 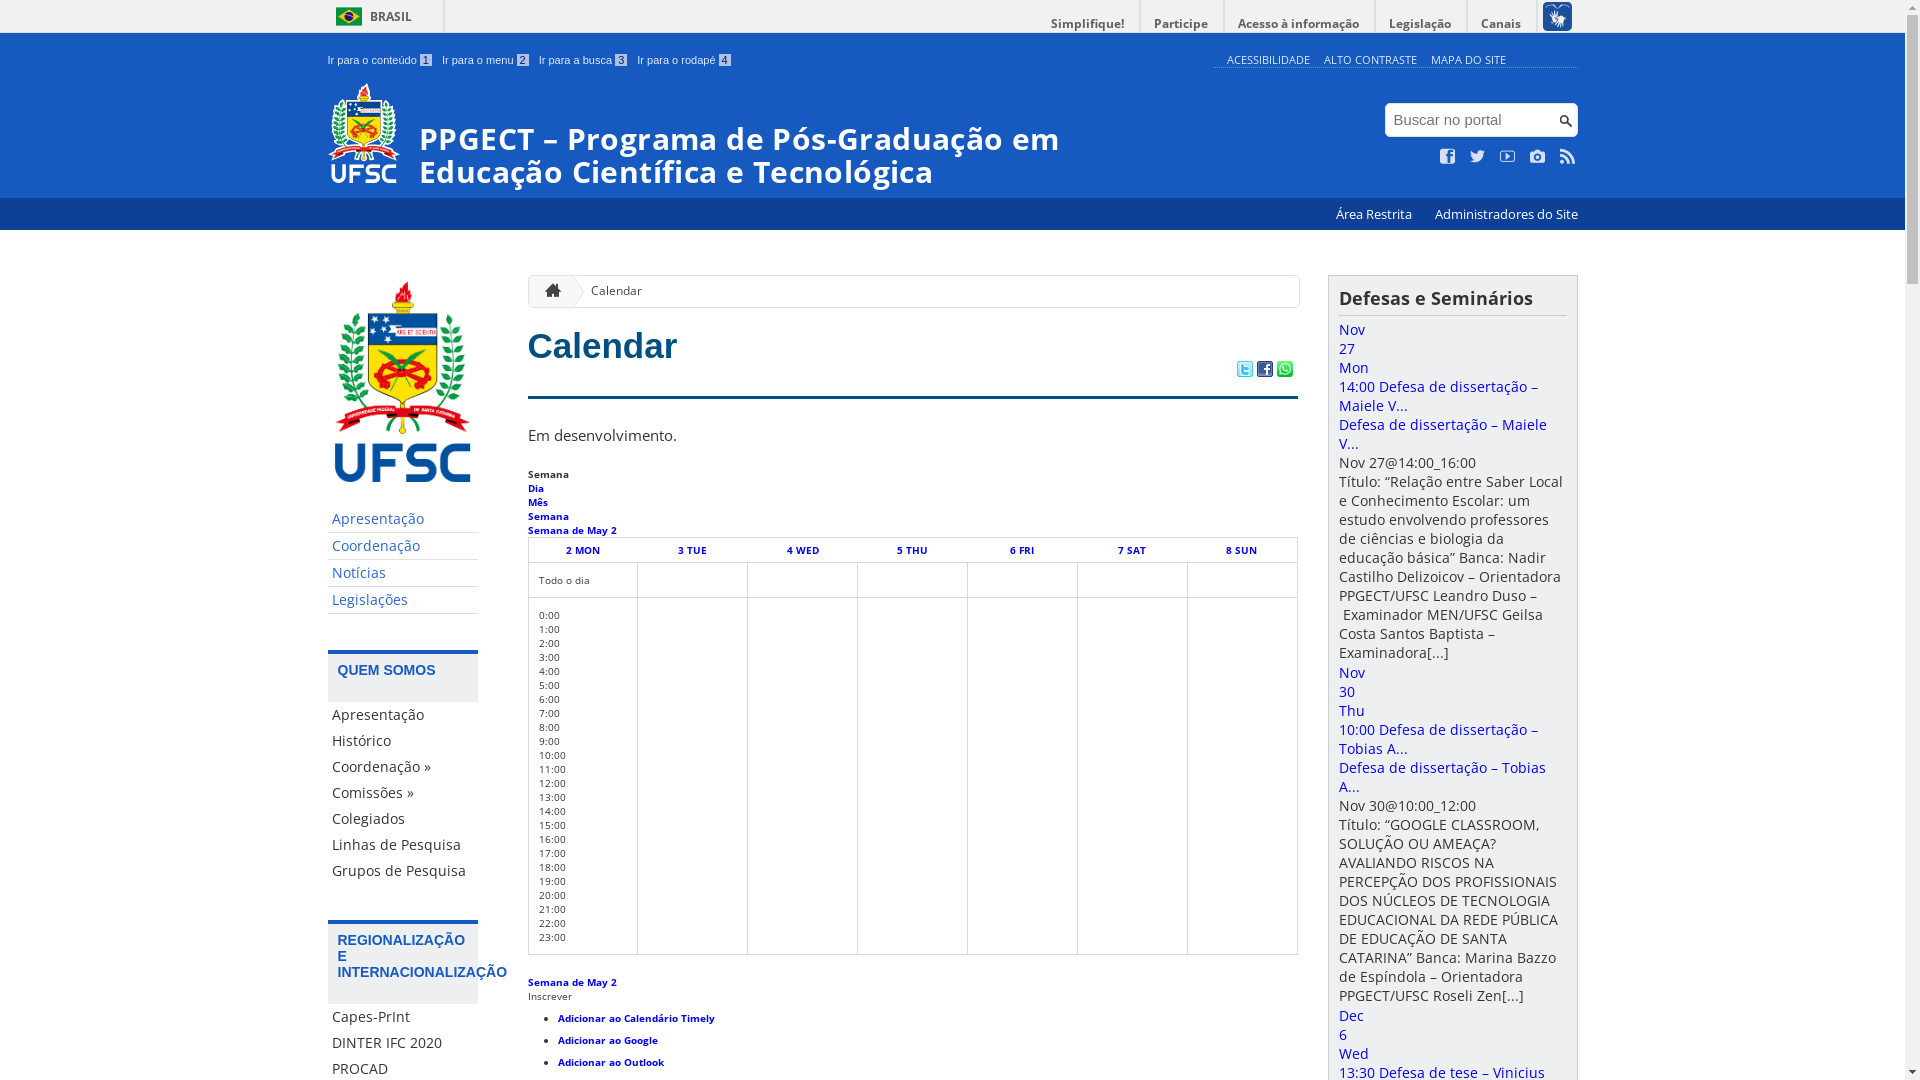 What do you see at coordinates (402, 844) in the screenshot?
I see `'Linhas de Pesquisa'` at bounding box center [402, 844].